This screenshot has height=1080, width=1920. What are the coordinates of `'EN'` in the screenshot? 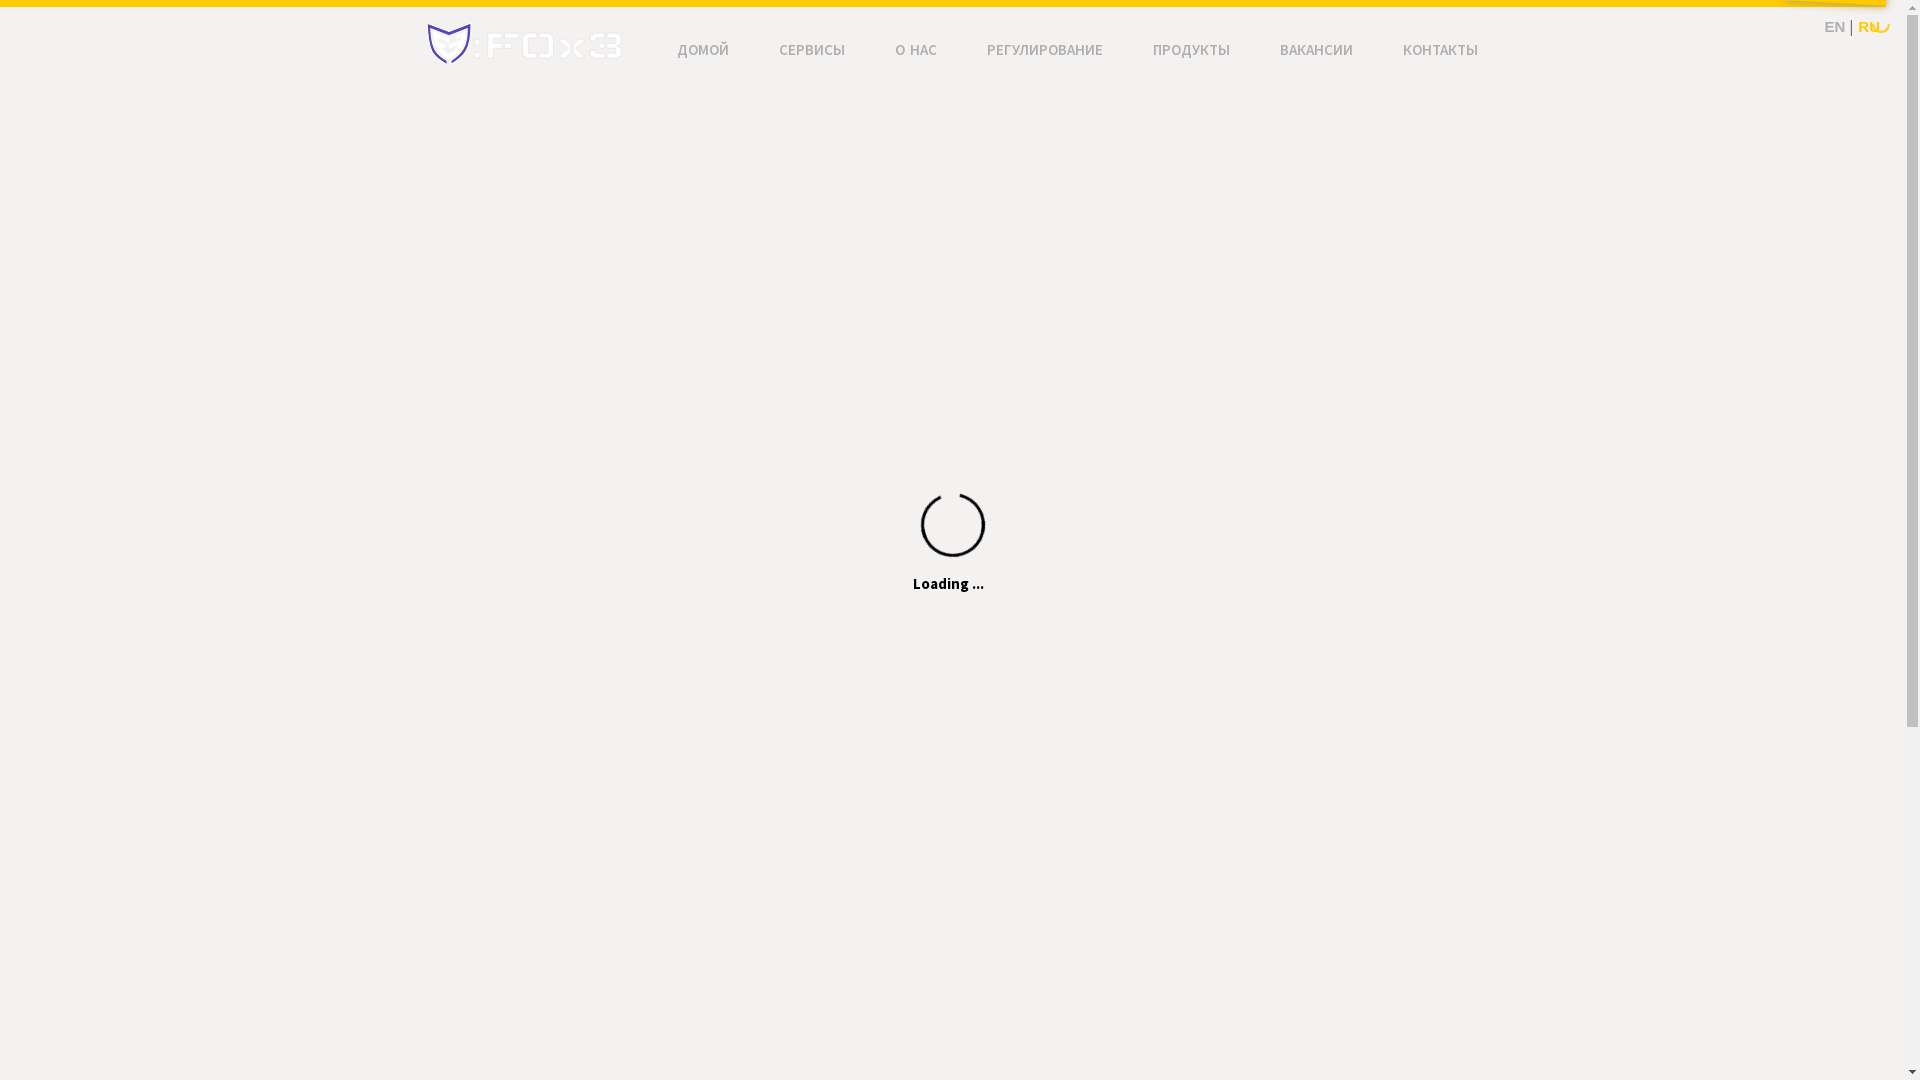 It's located at (1834, 26).